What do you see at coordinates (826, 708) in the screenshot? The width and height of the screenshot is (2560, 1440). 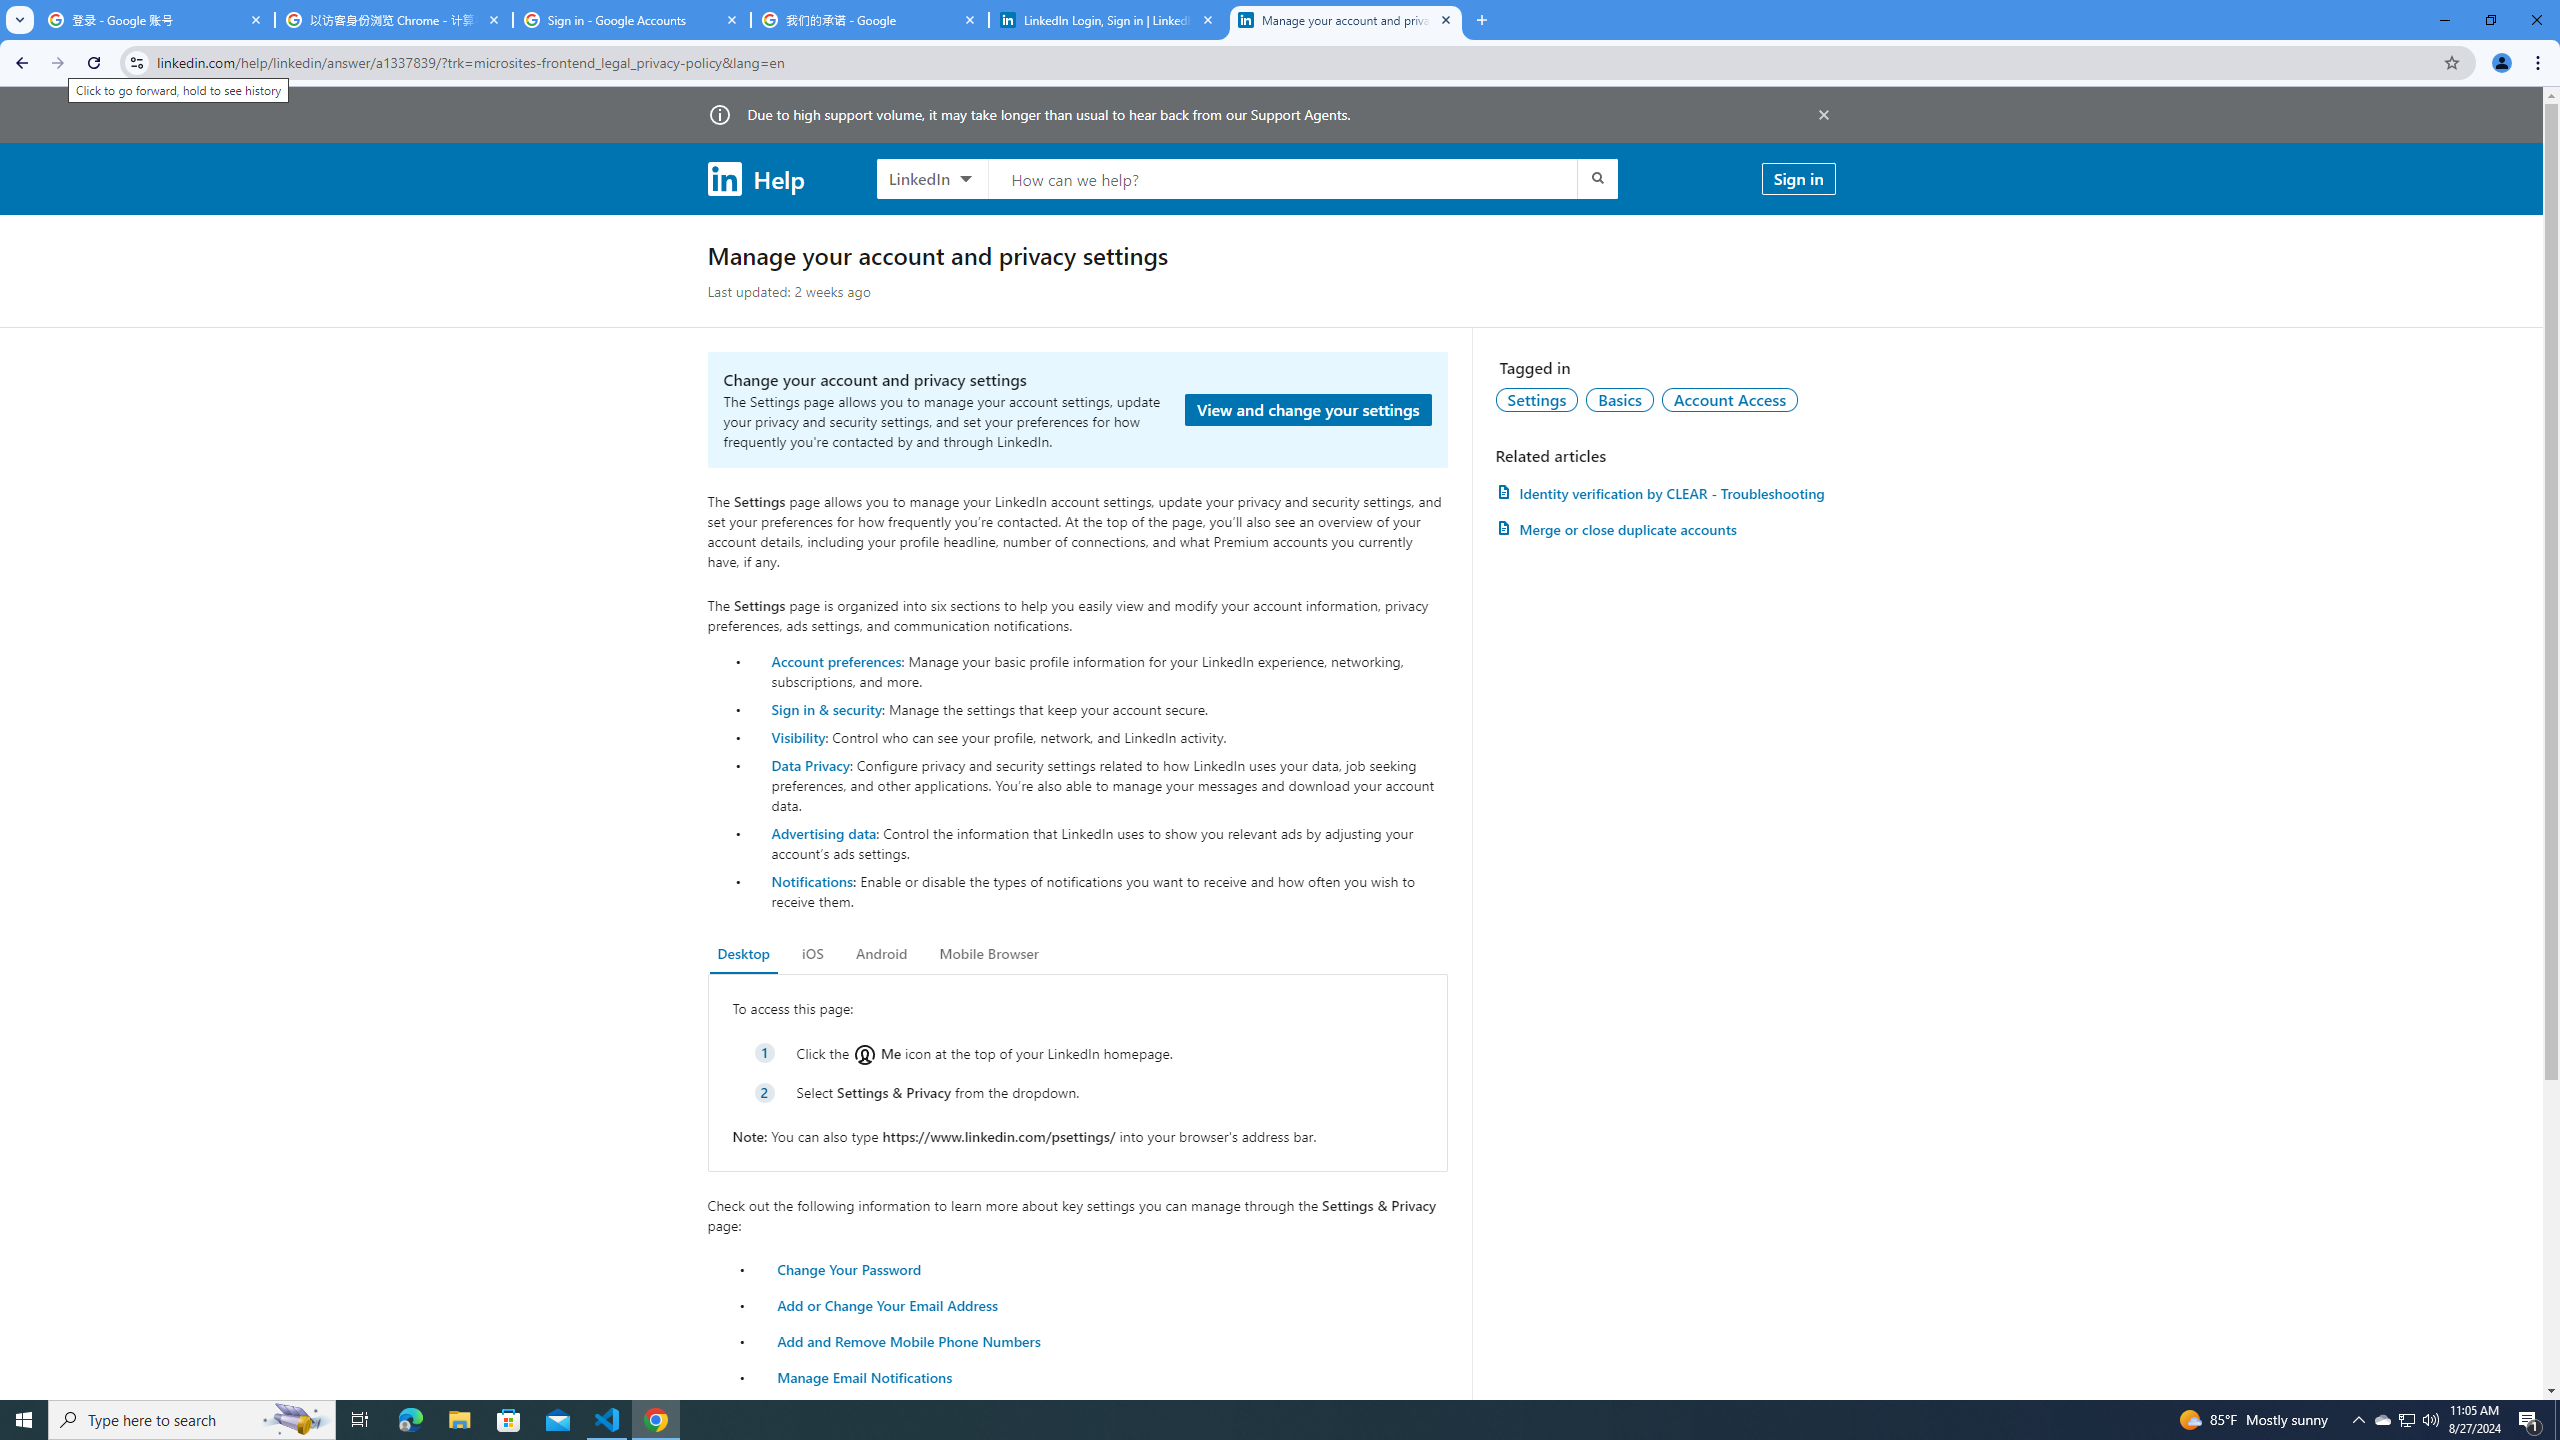 I see `'Sign in & security'` at bounding box center [826, 708].